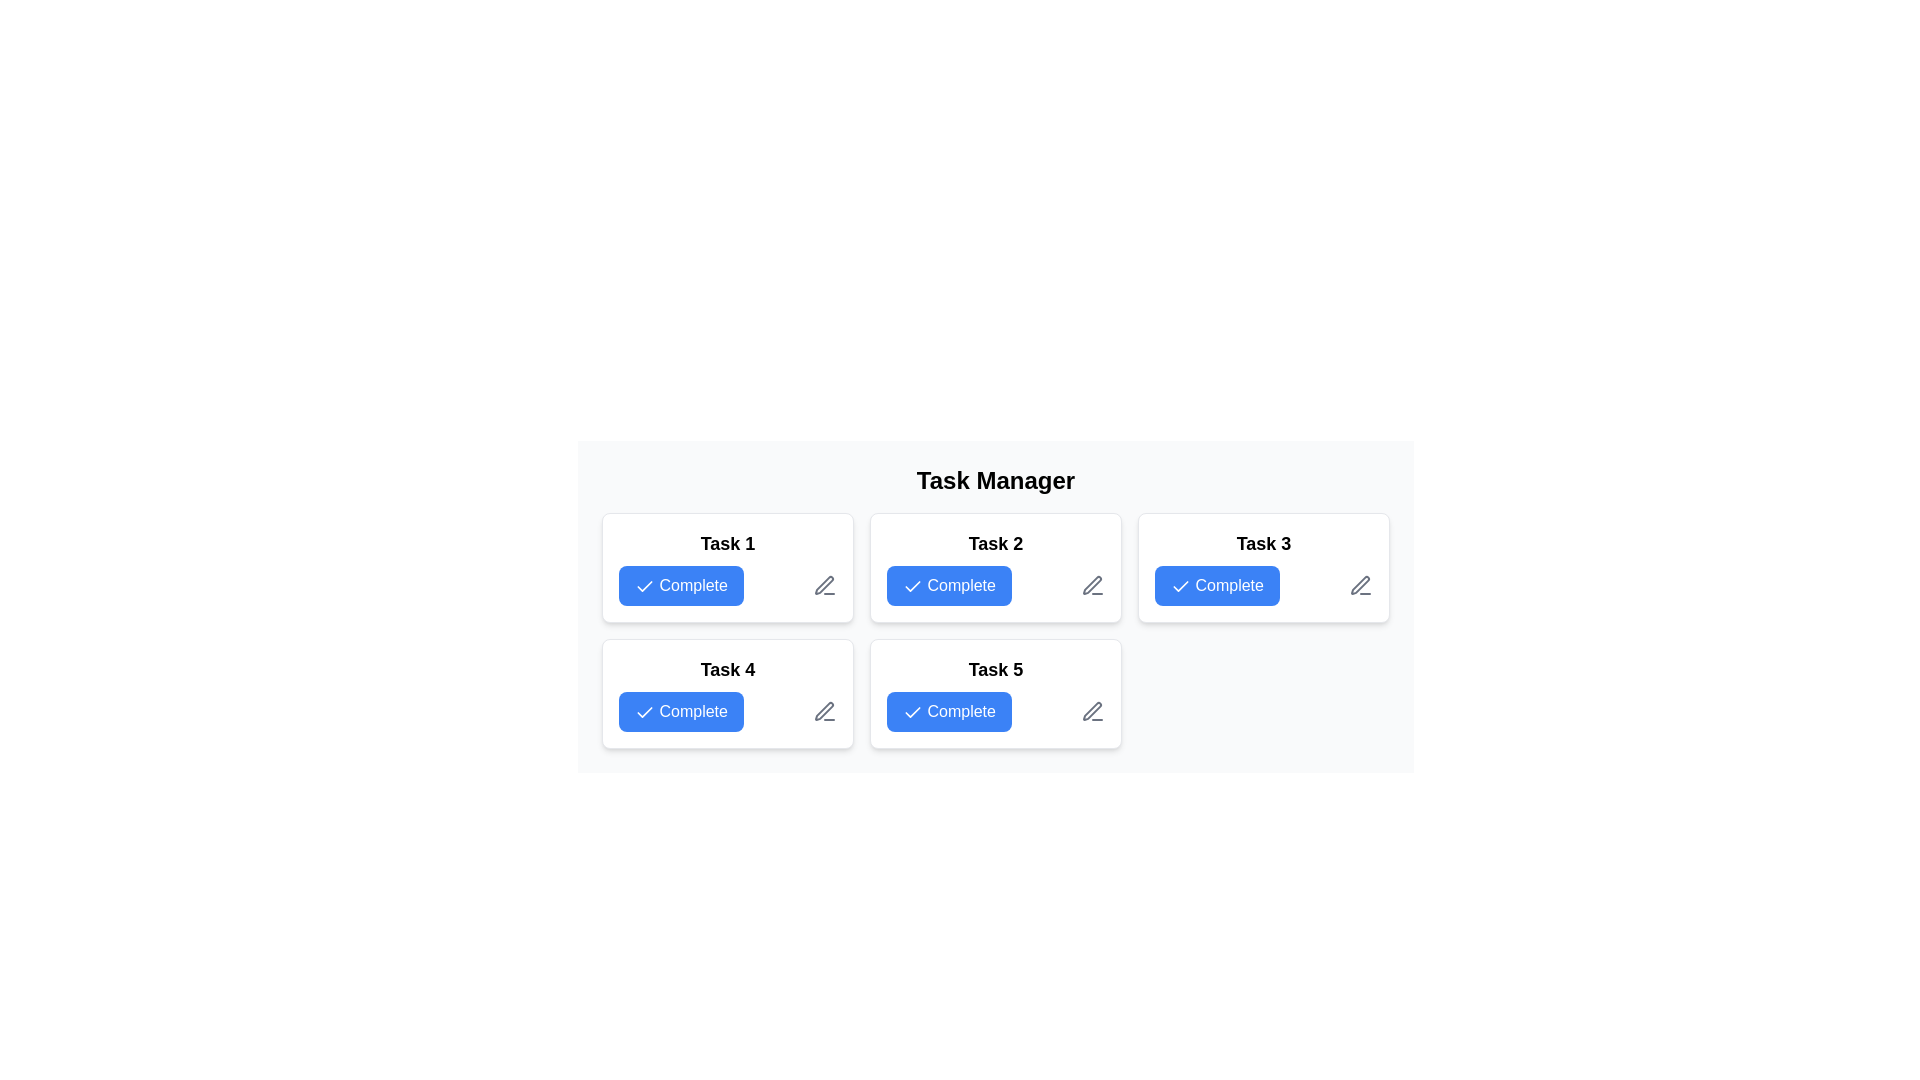  I want to click on the text label that identifies the task as 'Task 4 Complete', which is positioned at the top center of the card in the second row and first column of the task manager layout grid, so click(727, 670).